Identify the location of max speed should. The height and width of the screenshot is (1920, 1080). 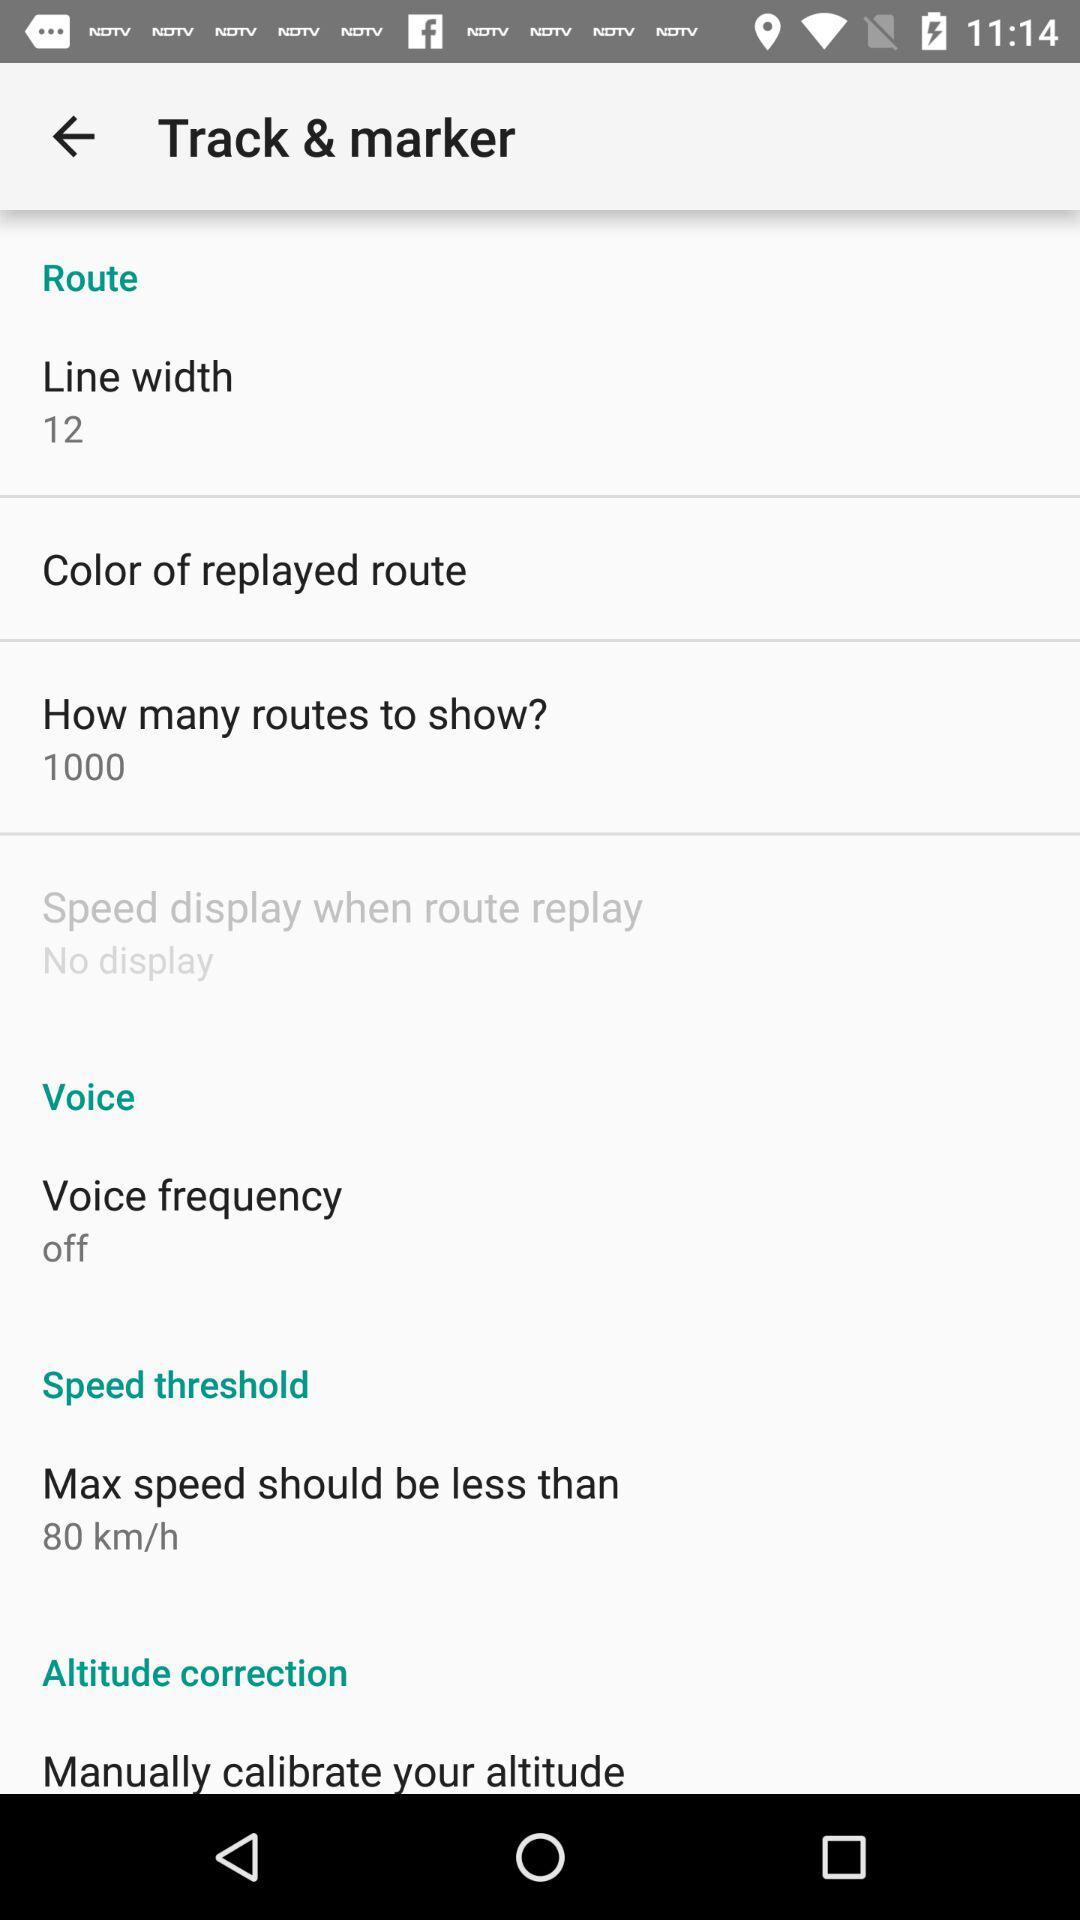
(330, 1482).